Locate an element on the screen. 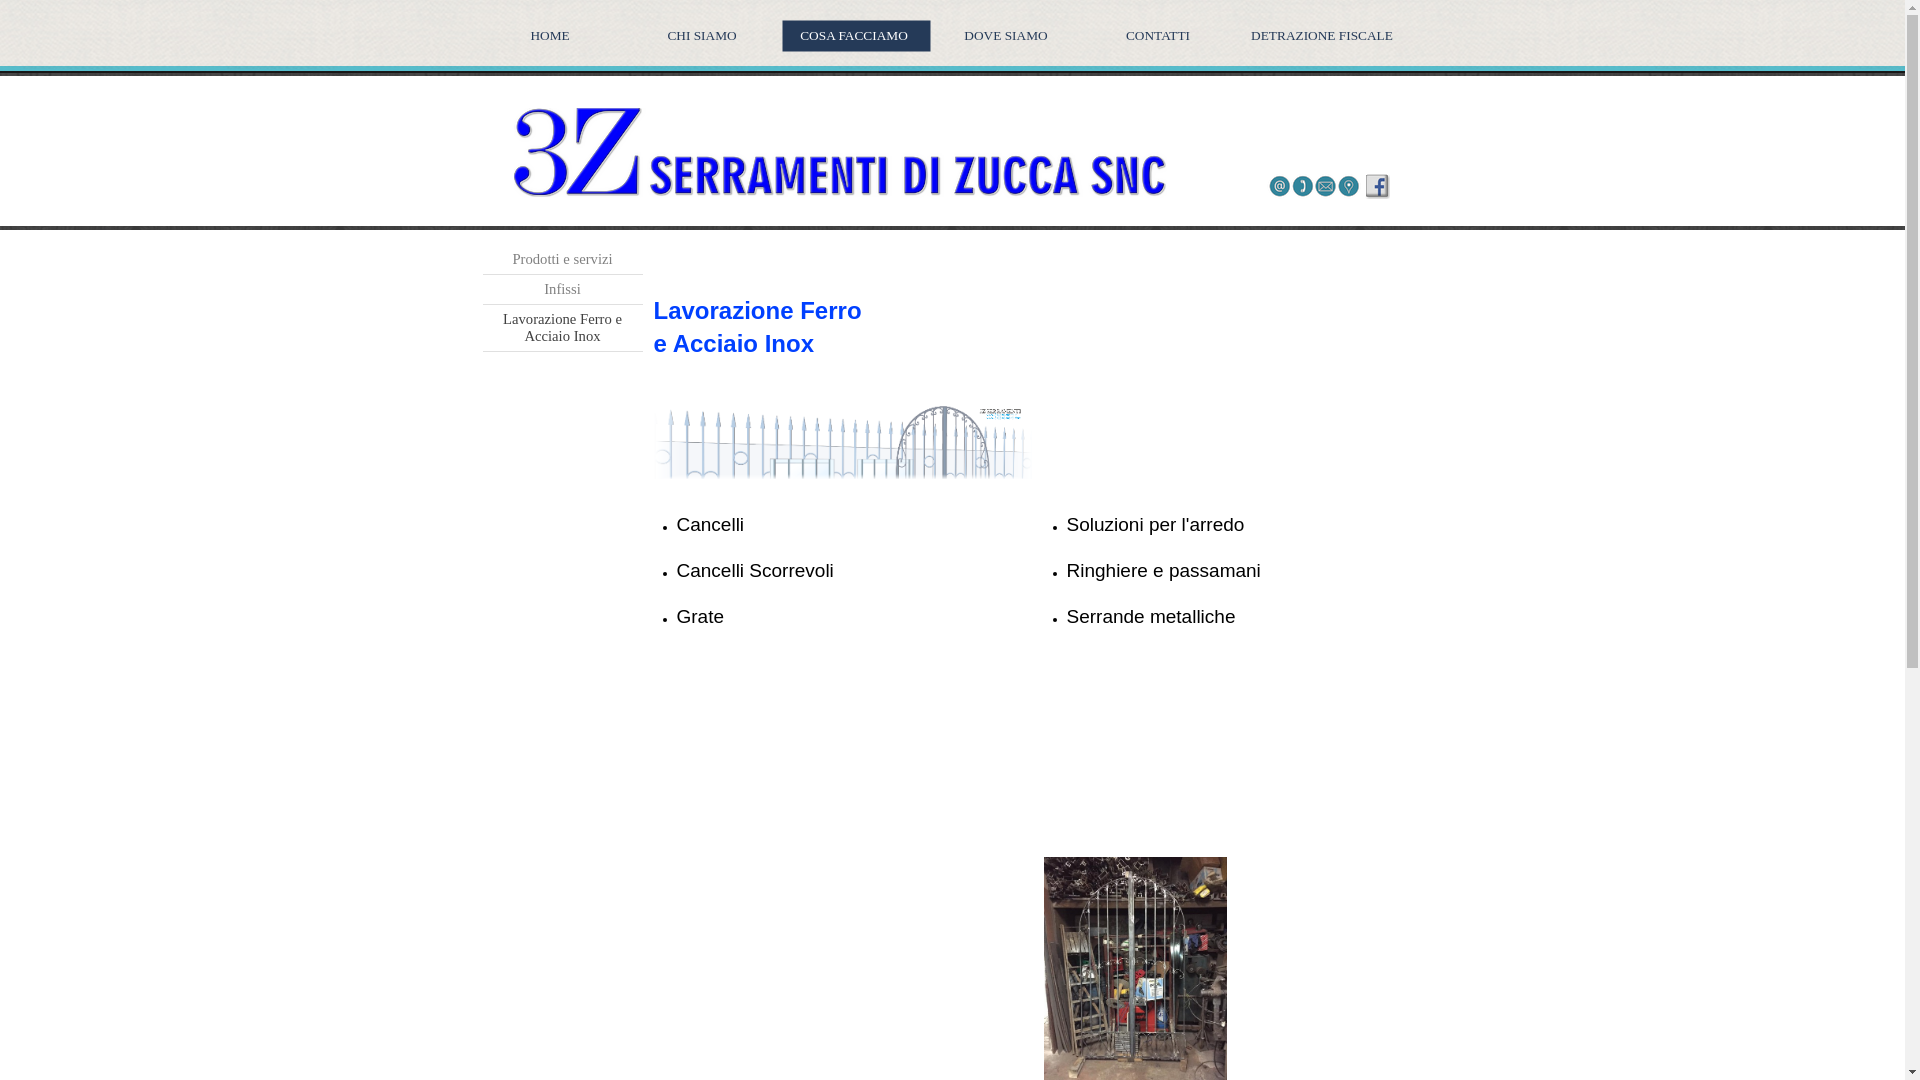 This screenshot has height=1080, width=1920. 'DOVE SIAMO' is located at coordinates (1008, 35).